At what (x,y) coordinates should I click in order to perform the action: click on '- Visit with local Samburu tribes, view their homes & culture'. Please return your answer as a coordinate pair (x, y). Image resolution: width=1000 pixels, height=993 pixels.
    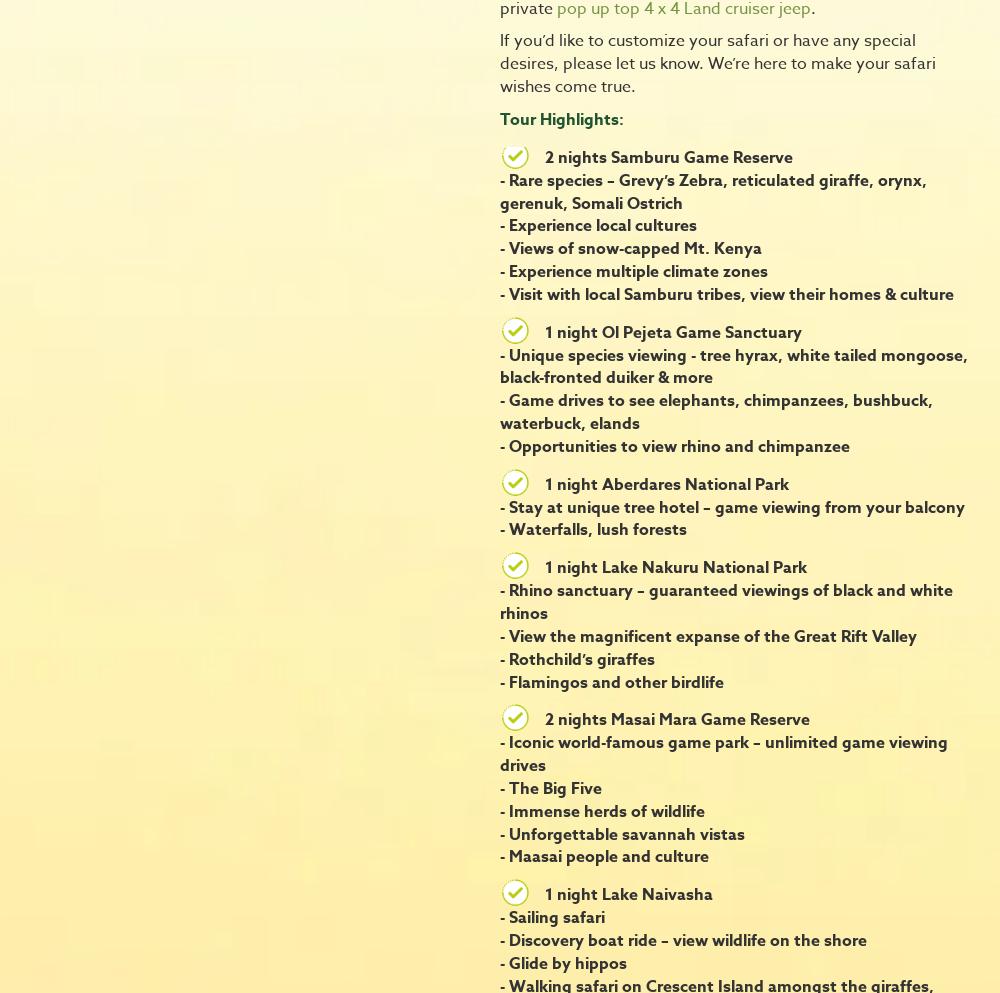
    Looking at the image, I should click on (726, 294).